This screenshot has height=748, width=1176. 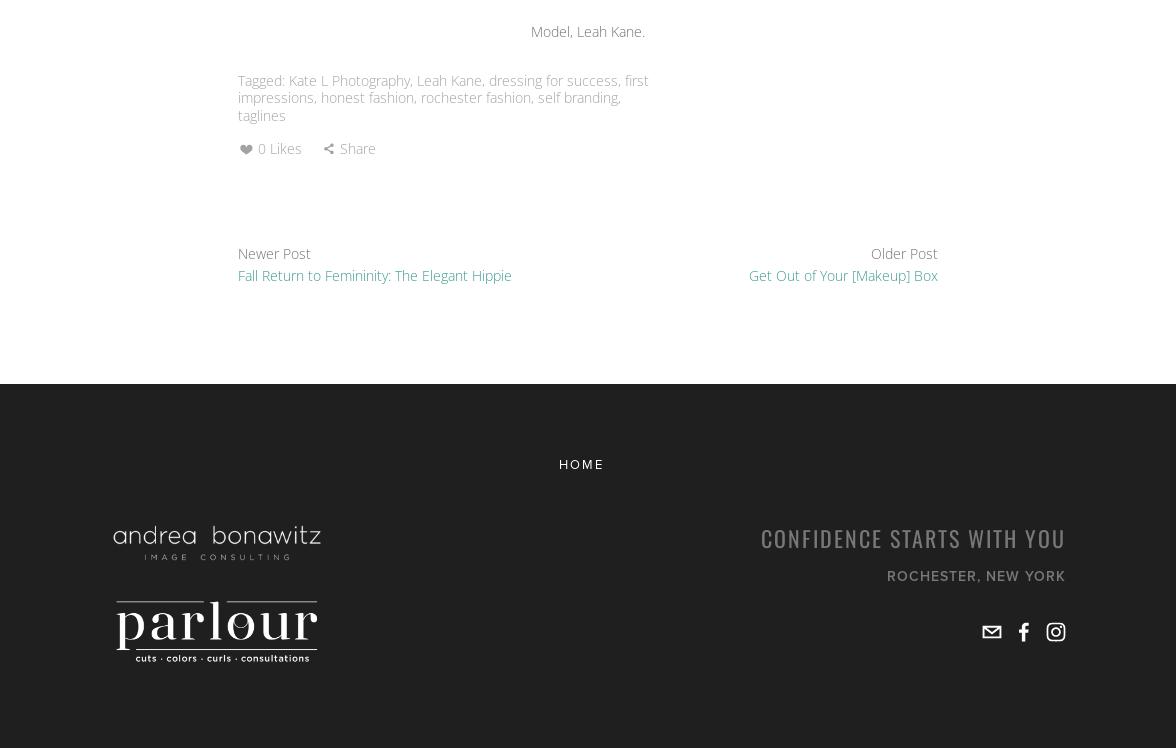 I want to click on 'Model, Leah Kane.', so click(x=588, y=31).